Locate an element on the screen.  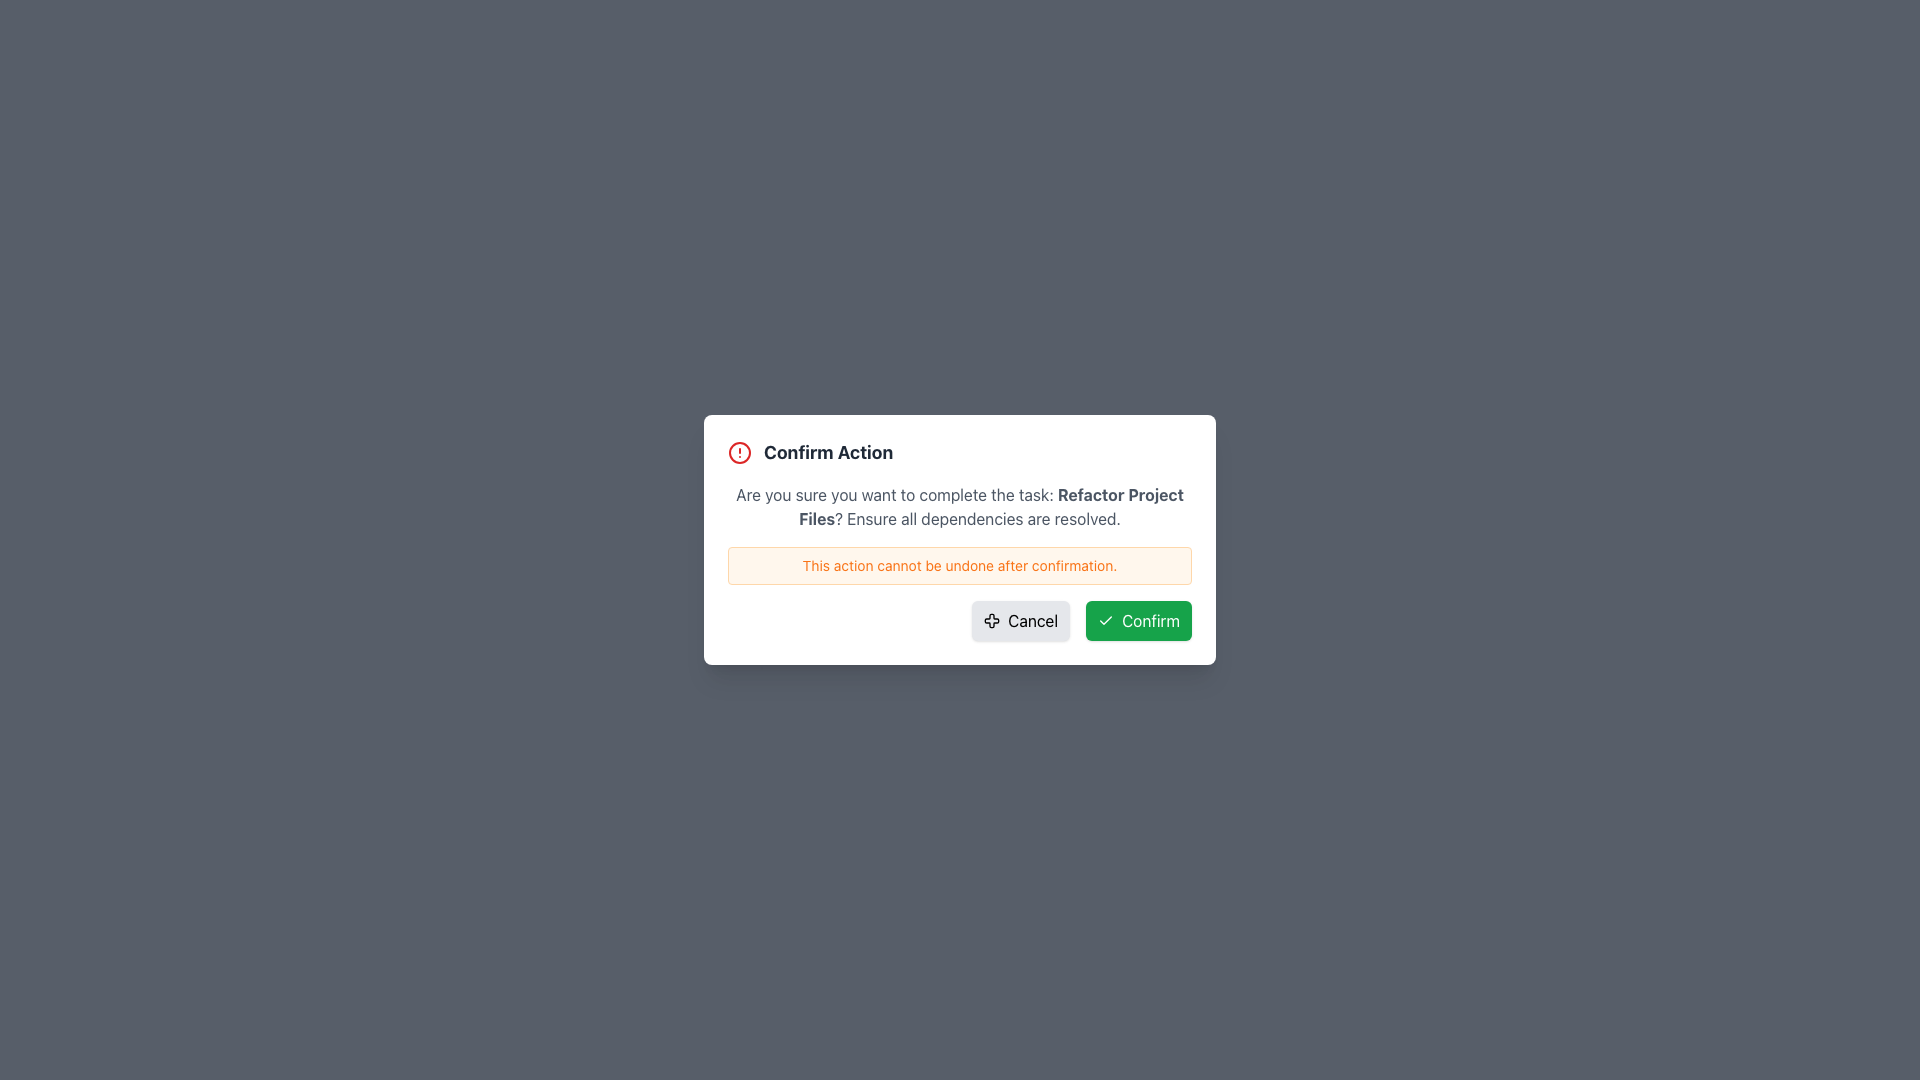
the alert/warning icon located to the left of the title 'Confirm Action' to indicate attention to the message being conveyed is located at coordinates (738, 452).